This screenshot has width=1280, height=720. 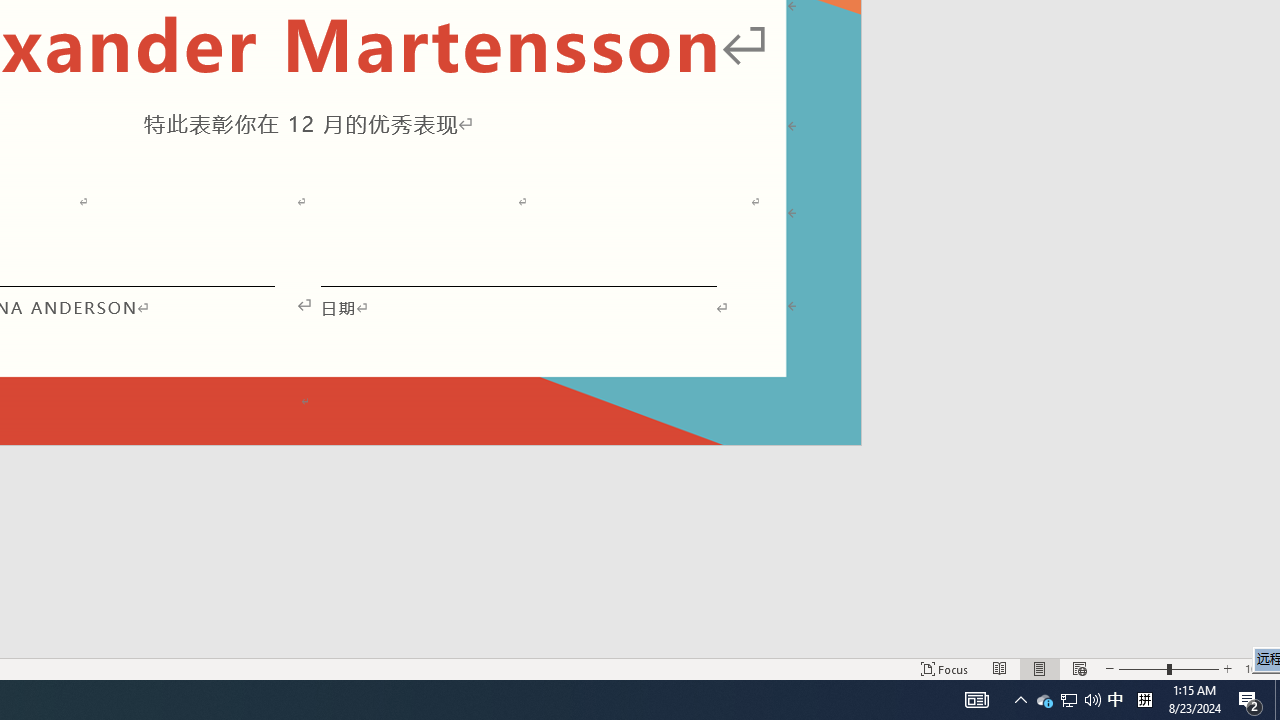 What do you see at coordinates (1257, 669) in the screenshot?
I see `'Zoom 100%'` at bounding box center [1257, 669].